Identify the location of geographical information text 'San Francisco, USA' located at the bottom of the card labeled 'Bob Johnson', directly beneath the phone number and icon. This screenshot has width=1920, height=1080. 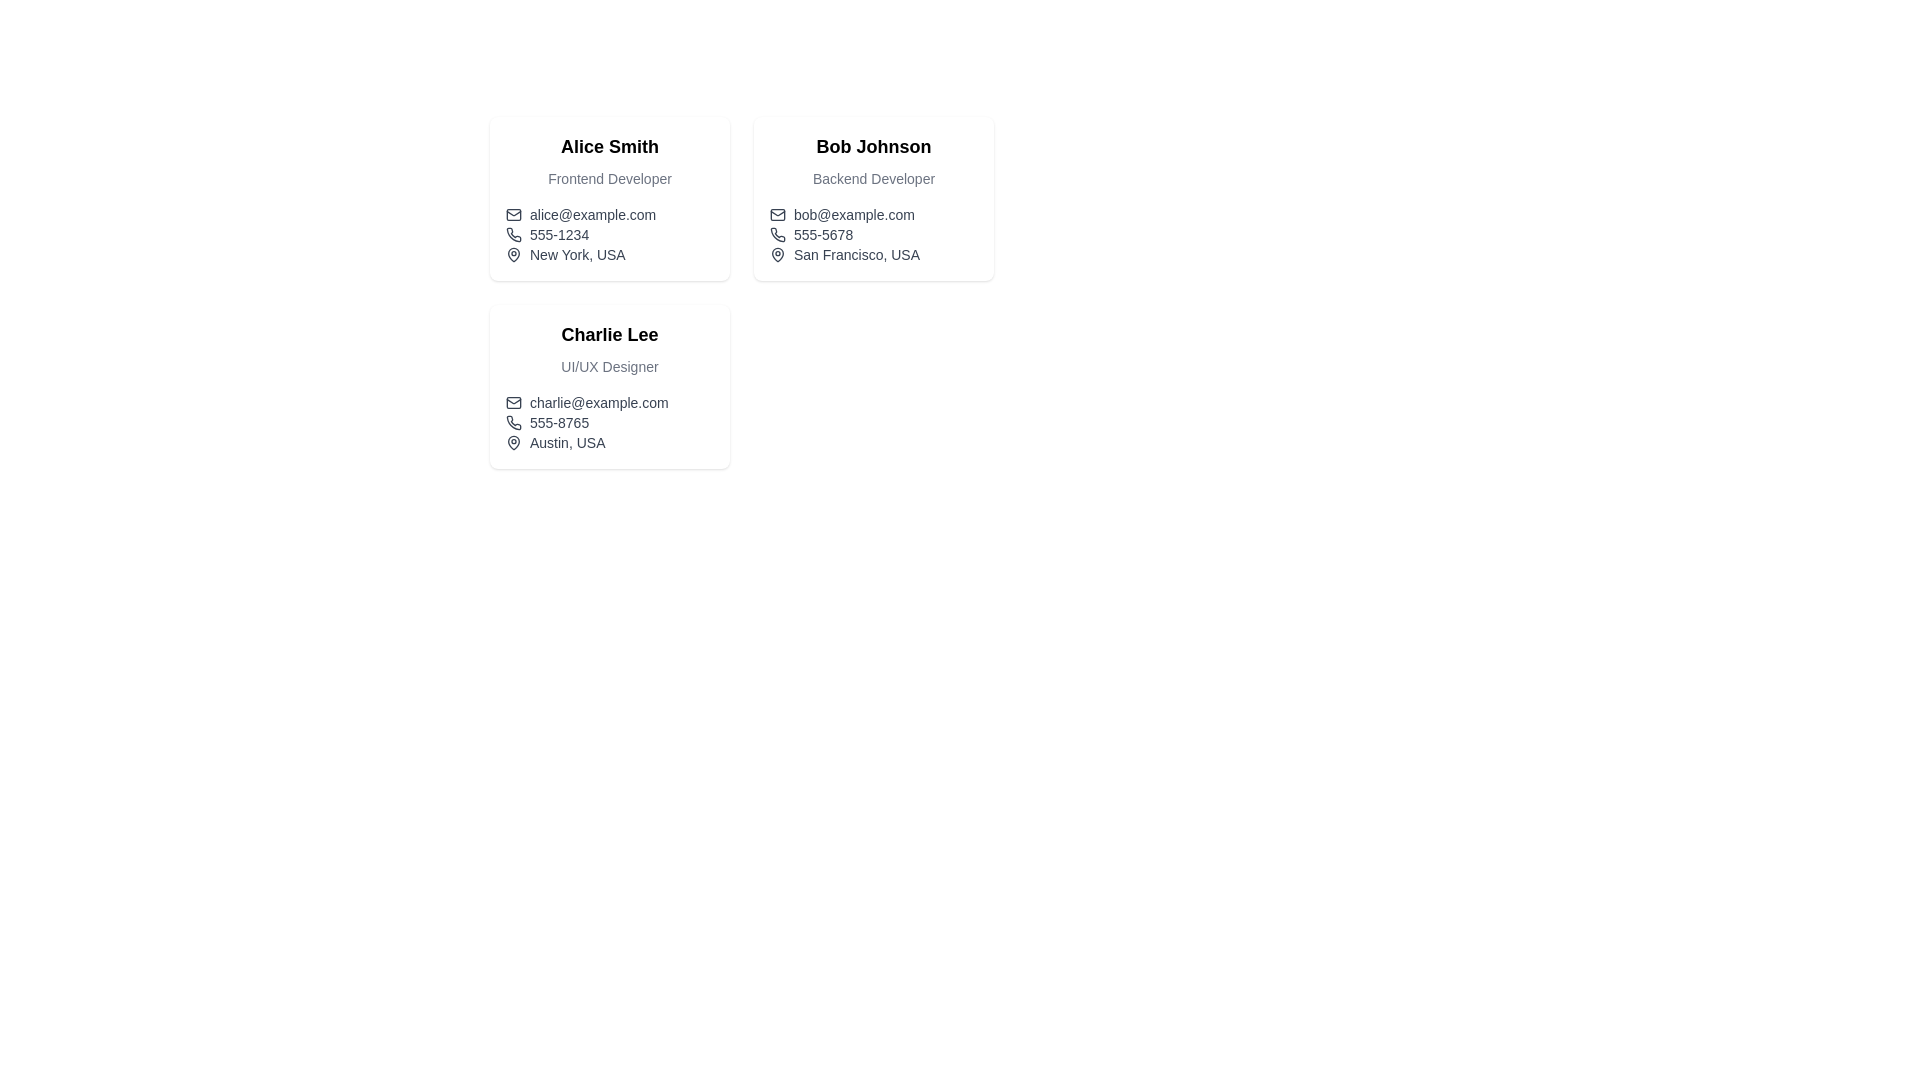
(873, 253).